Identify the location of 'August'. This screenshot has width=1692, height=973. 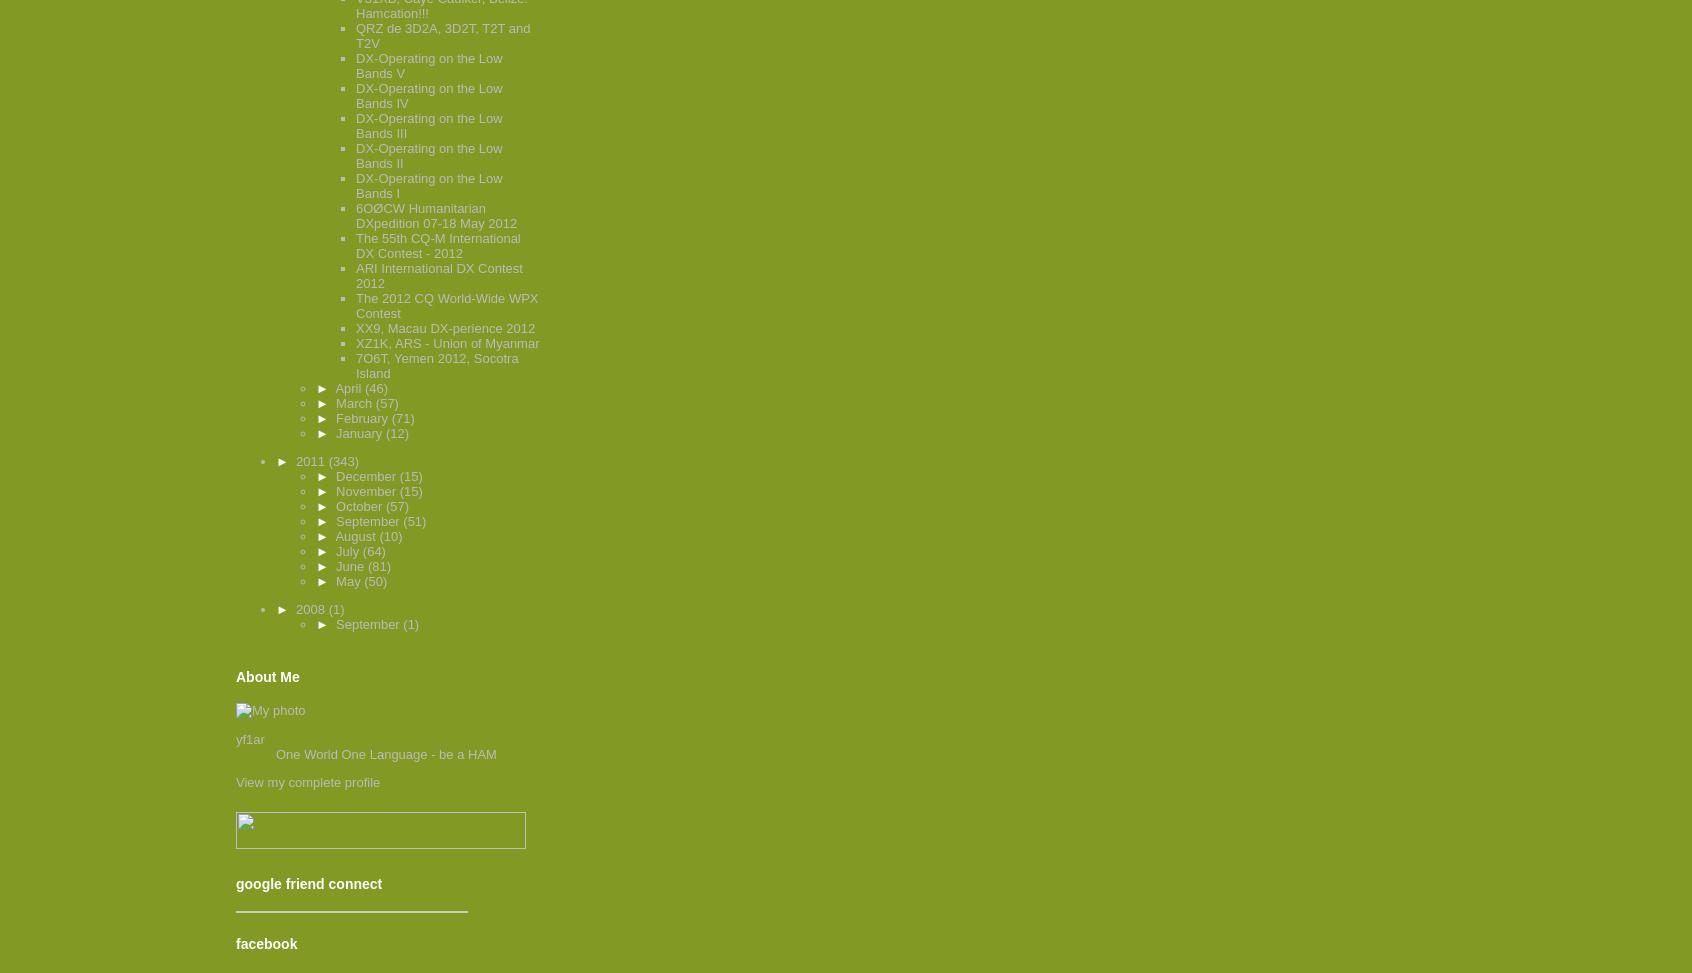
(357, 535).